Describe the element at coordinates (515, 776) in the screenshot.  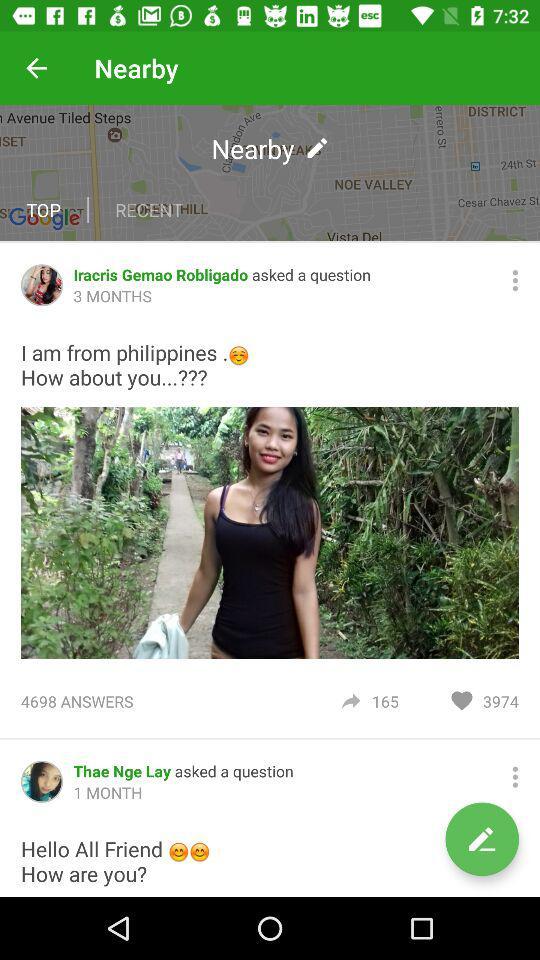
I see `more information` at that location.